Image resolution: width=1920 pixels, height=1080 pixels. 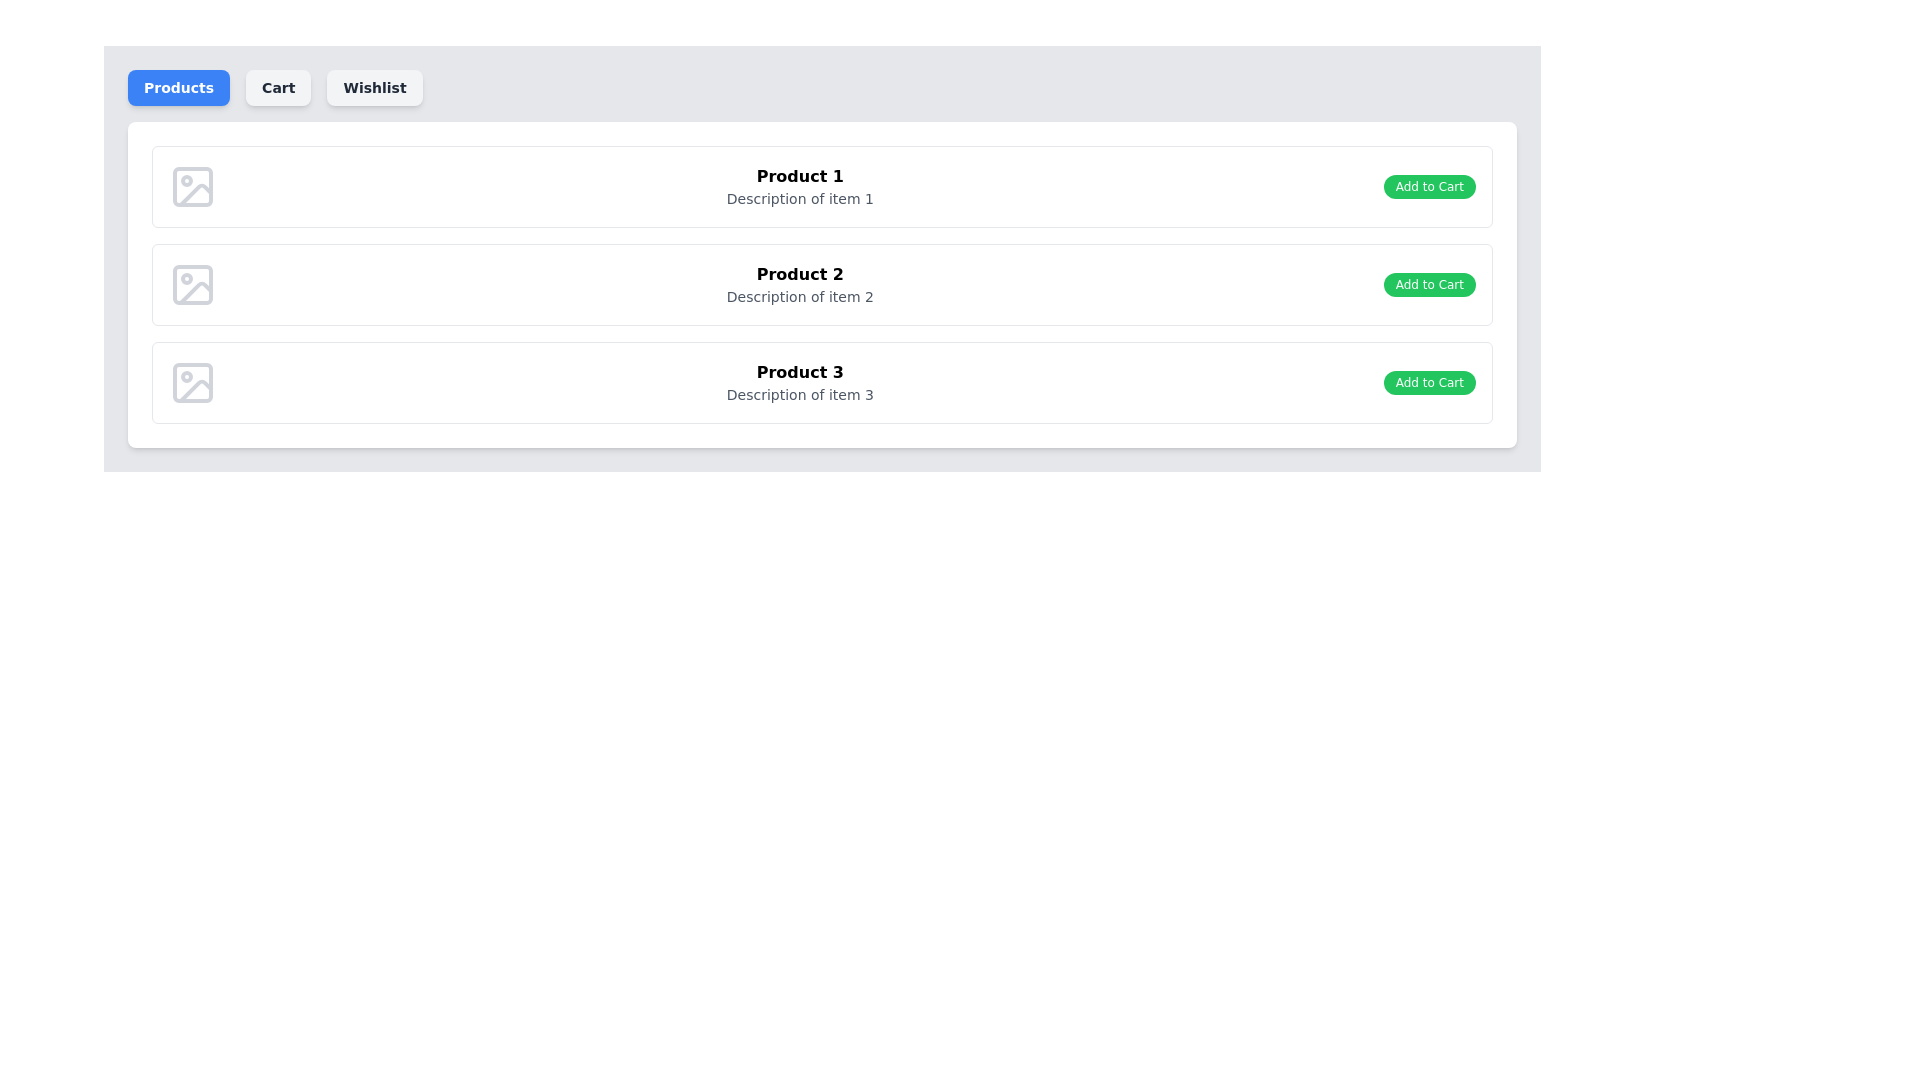 What do you see at coordinates (800, 394) in the screenshot?
I see `the text label displaying 'Description of item 3', which is located below the bold title 'Product 3' in the third item row of the list` at bounding box center [800, 394].